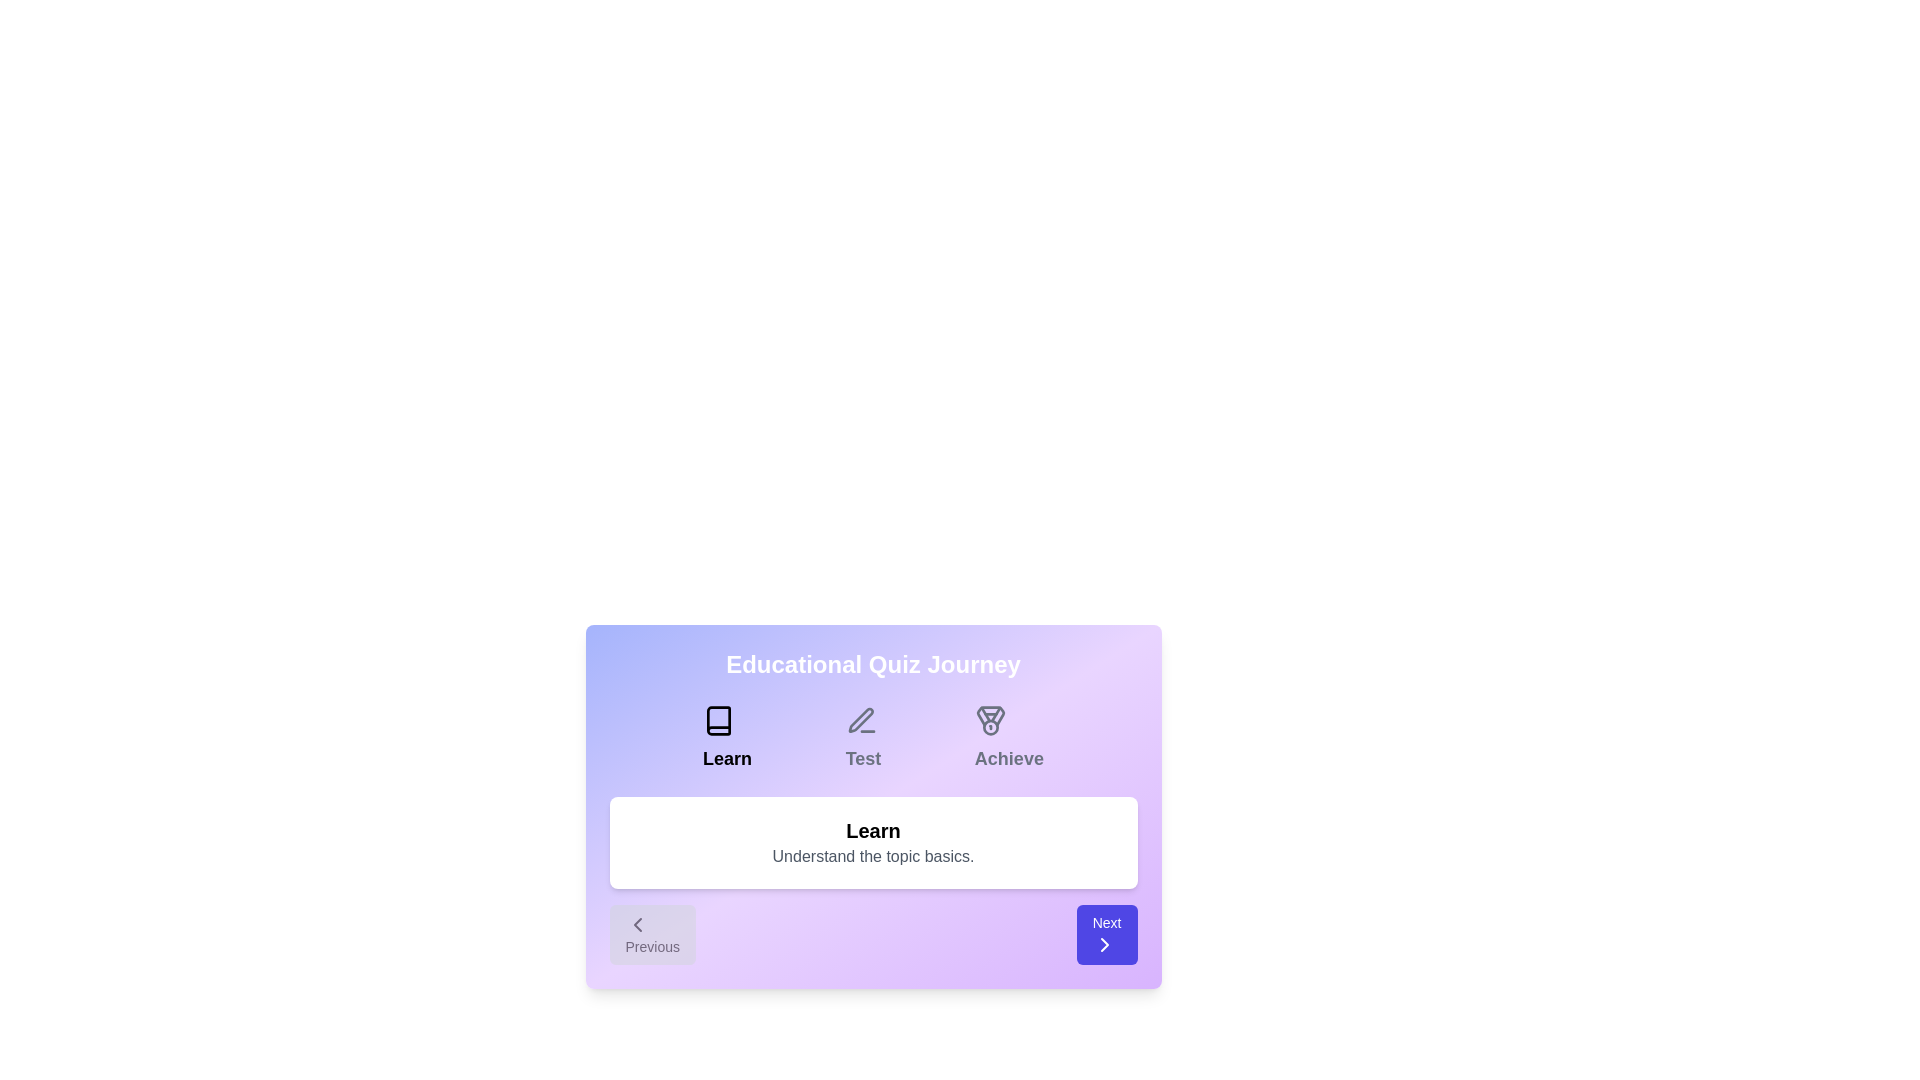 This screenshot has width=1920, height=1080. What do you see at coordinates (1106, 934) in the screenshot?
I see `the Next button to navigate stages` at bounding box center [1106, 934].